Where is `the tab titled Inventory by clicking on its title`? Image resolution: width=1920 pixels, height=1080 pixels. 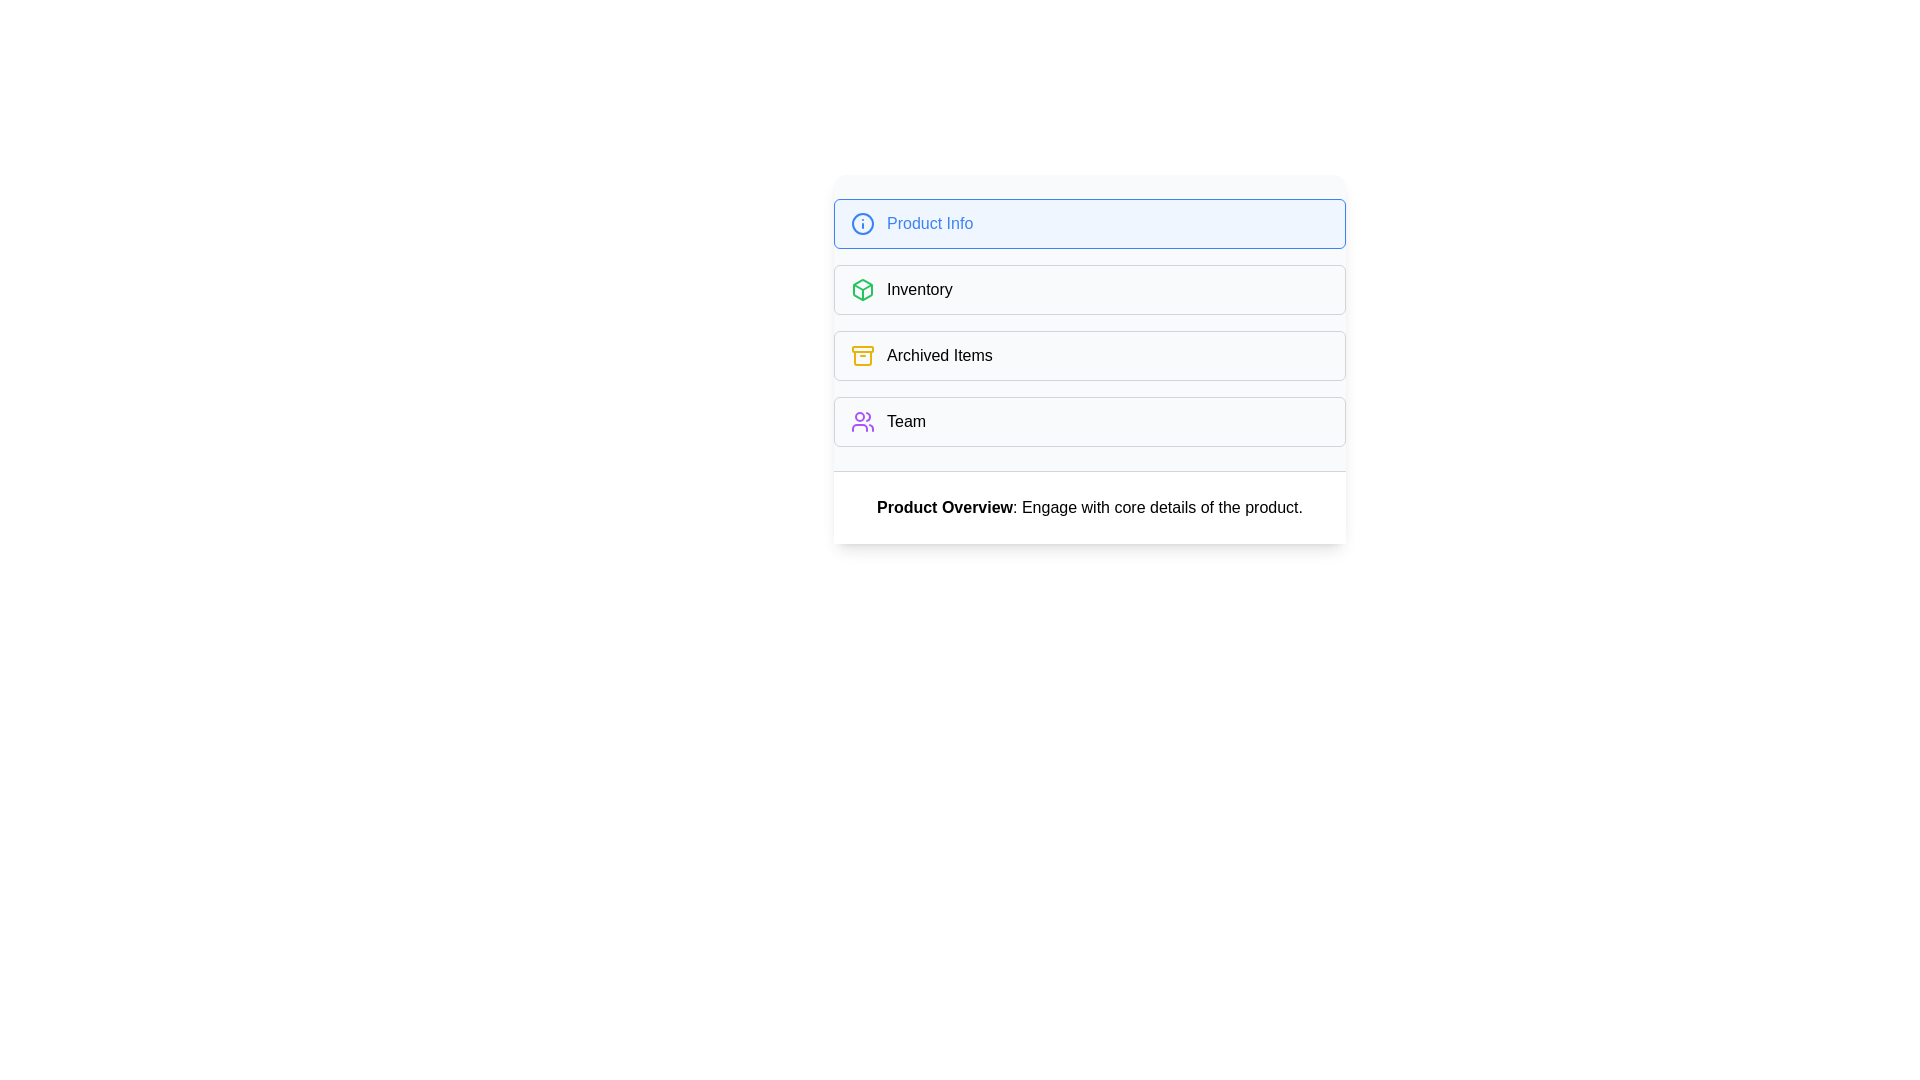 the tab titled Inventory by clicking on its title is located at coordinates (1088, 289).